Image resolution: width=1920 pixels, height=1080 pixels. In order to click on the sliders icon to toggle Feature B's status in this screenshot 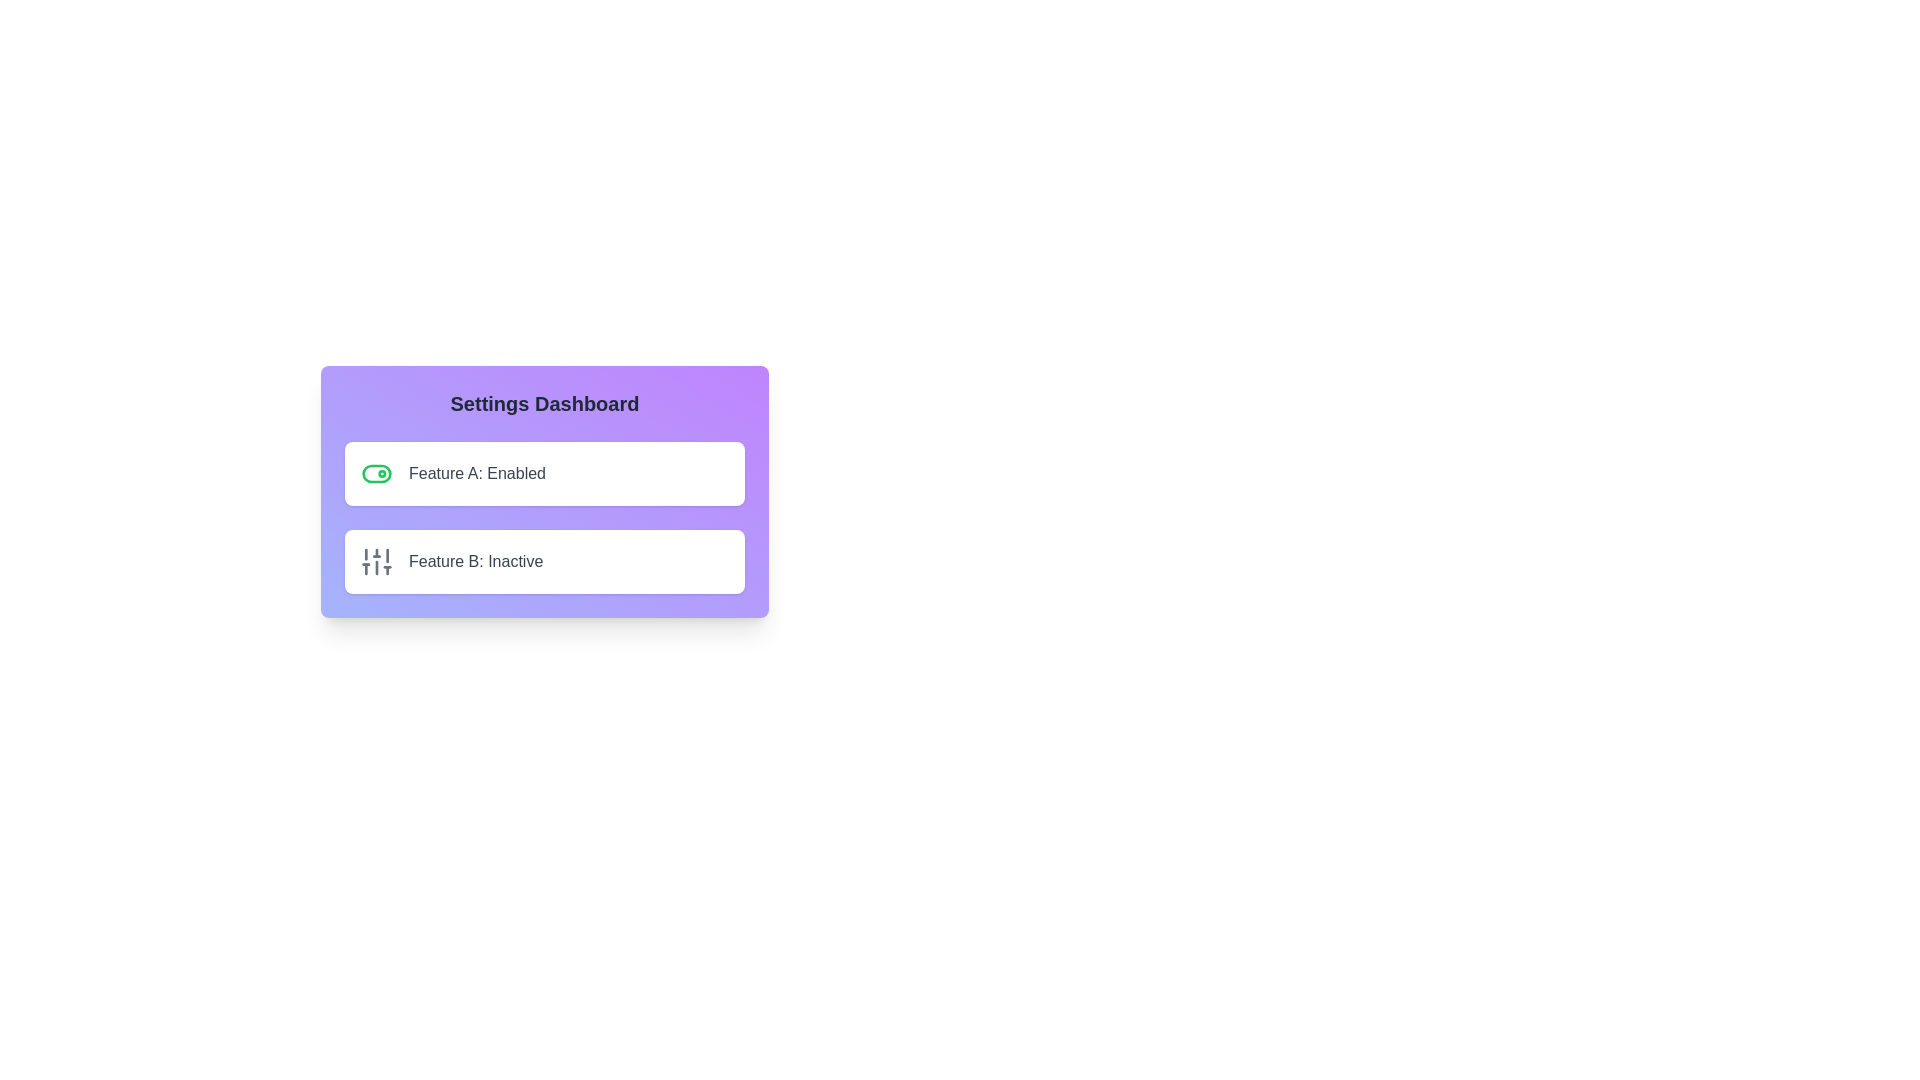, I will do `click(377, 562)`.